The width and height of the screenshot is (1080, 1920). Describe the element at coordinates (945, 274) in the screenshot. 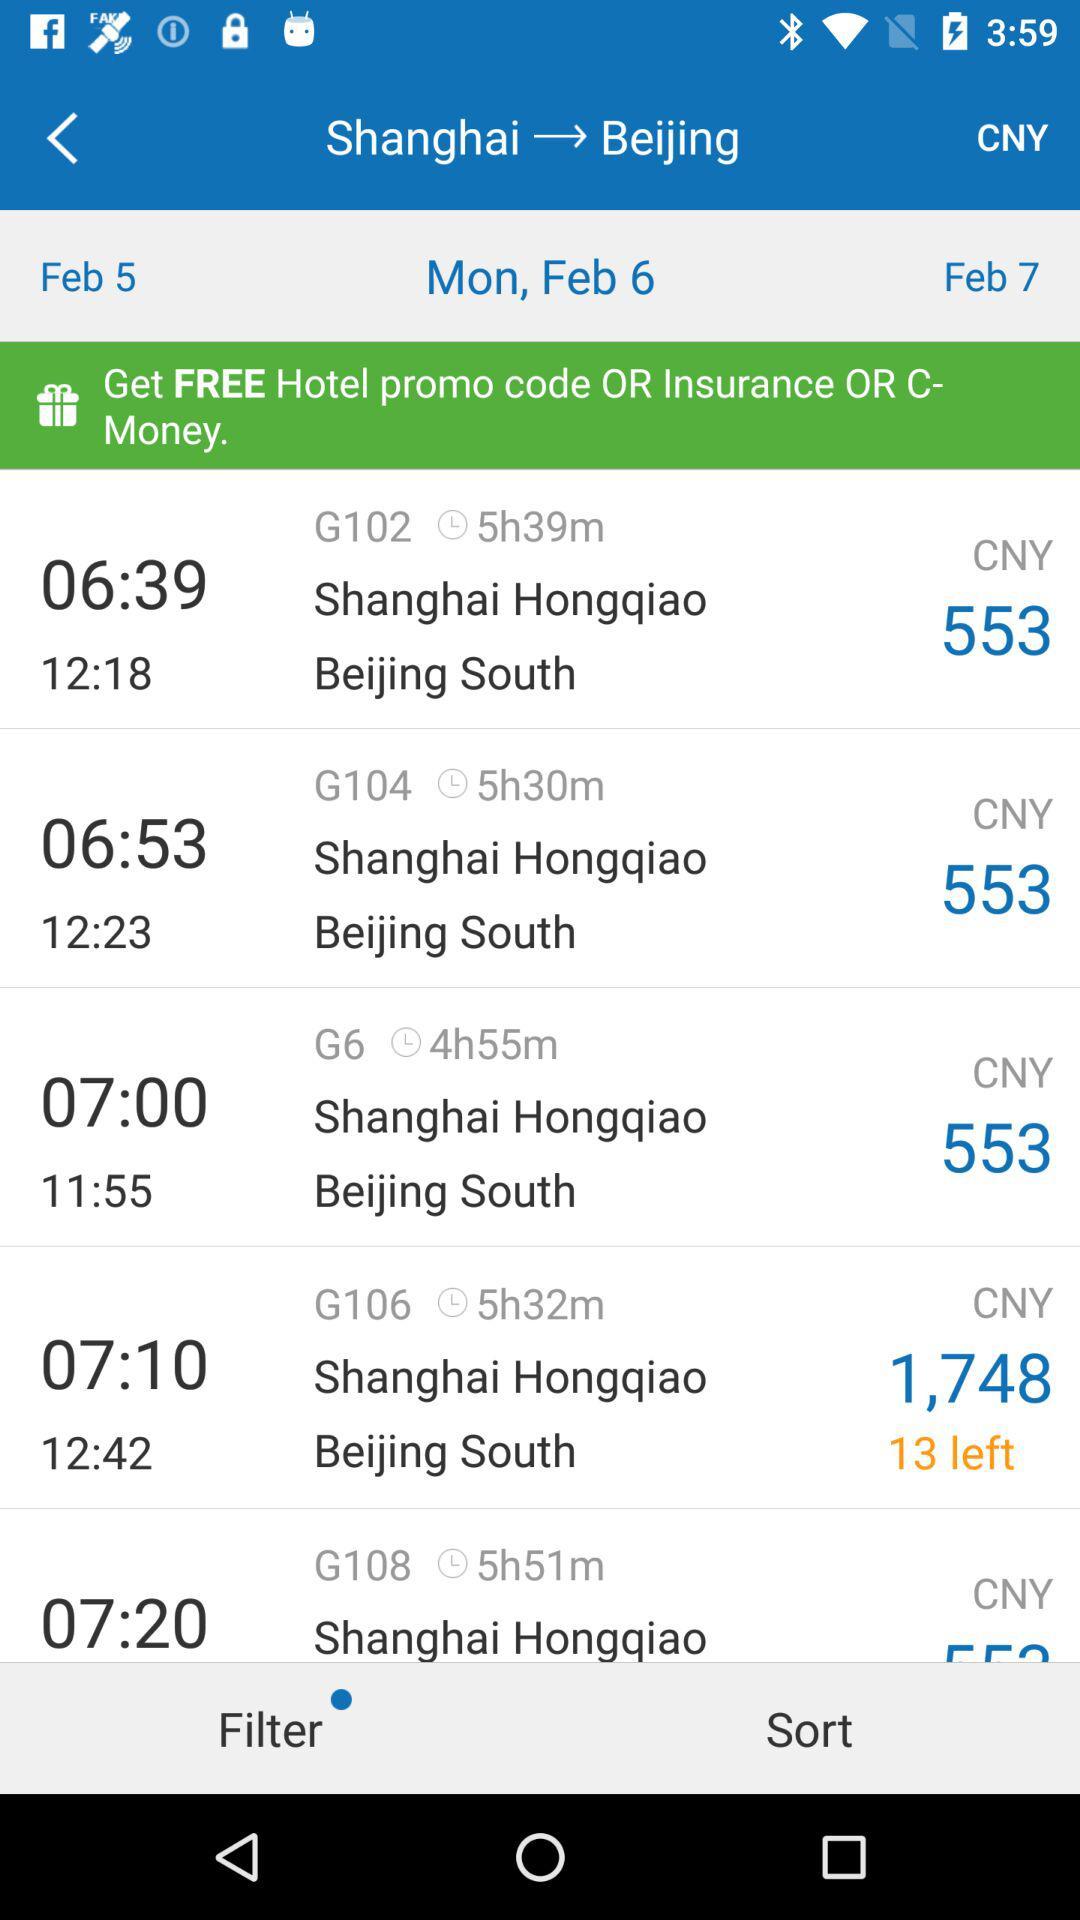

I see `the item below the cny icon` at that location.